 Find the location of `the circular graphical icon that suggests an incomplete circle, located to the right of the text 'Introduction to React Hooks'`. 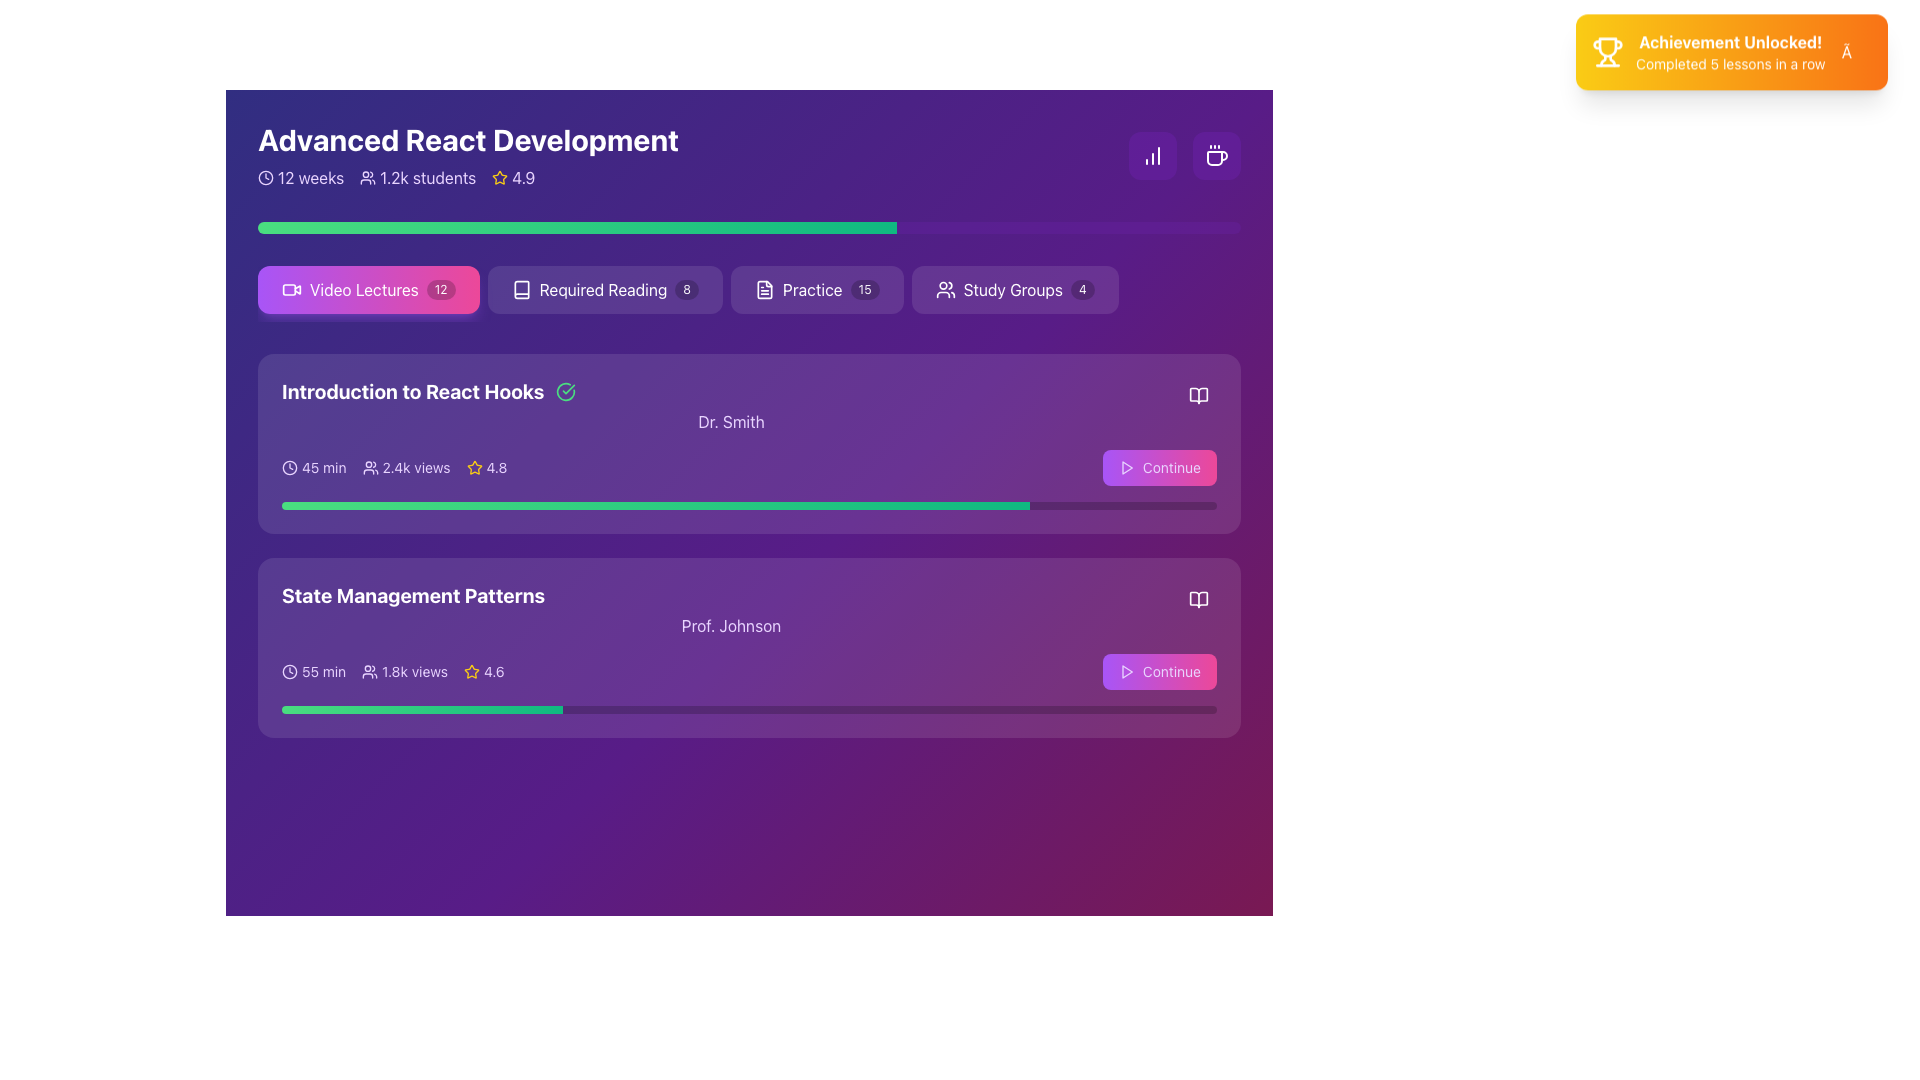

the circular graphical icon that suggests an incomplete circle, located to the right of the text 'Introduction to React Hooks' is located at coordinates (565, 392).